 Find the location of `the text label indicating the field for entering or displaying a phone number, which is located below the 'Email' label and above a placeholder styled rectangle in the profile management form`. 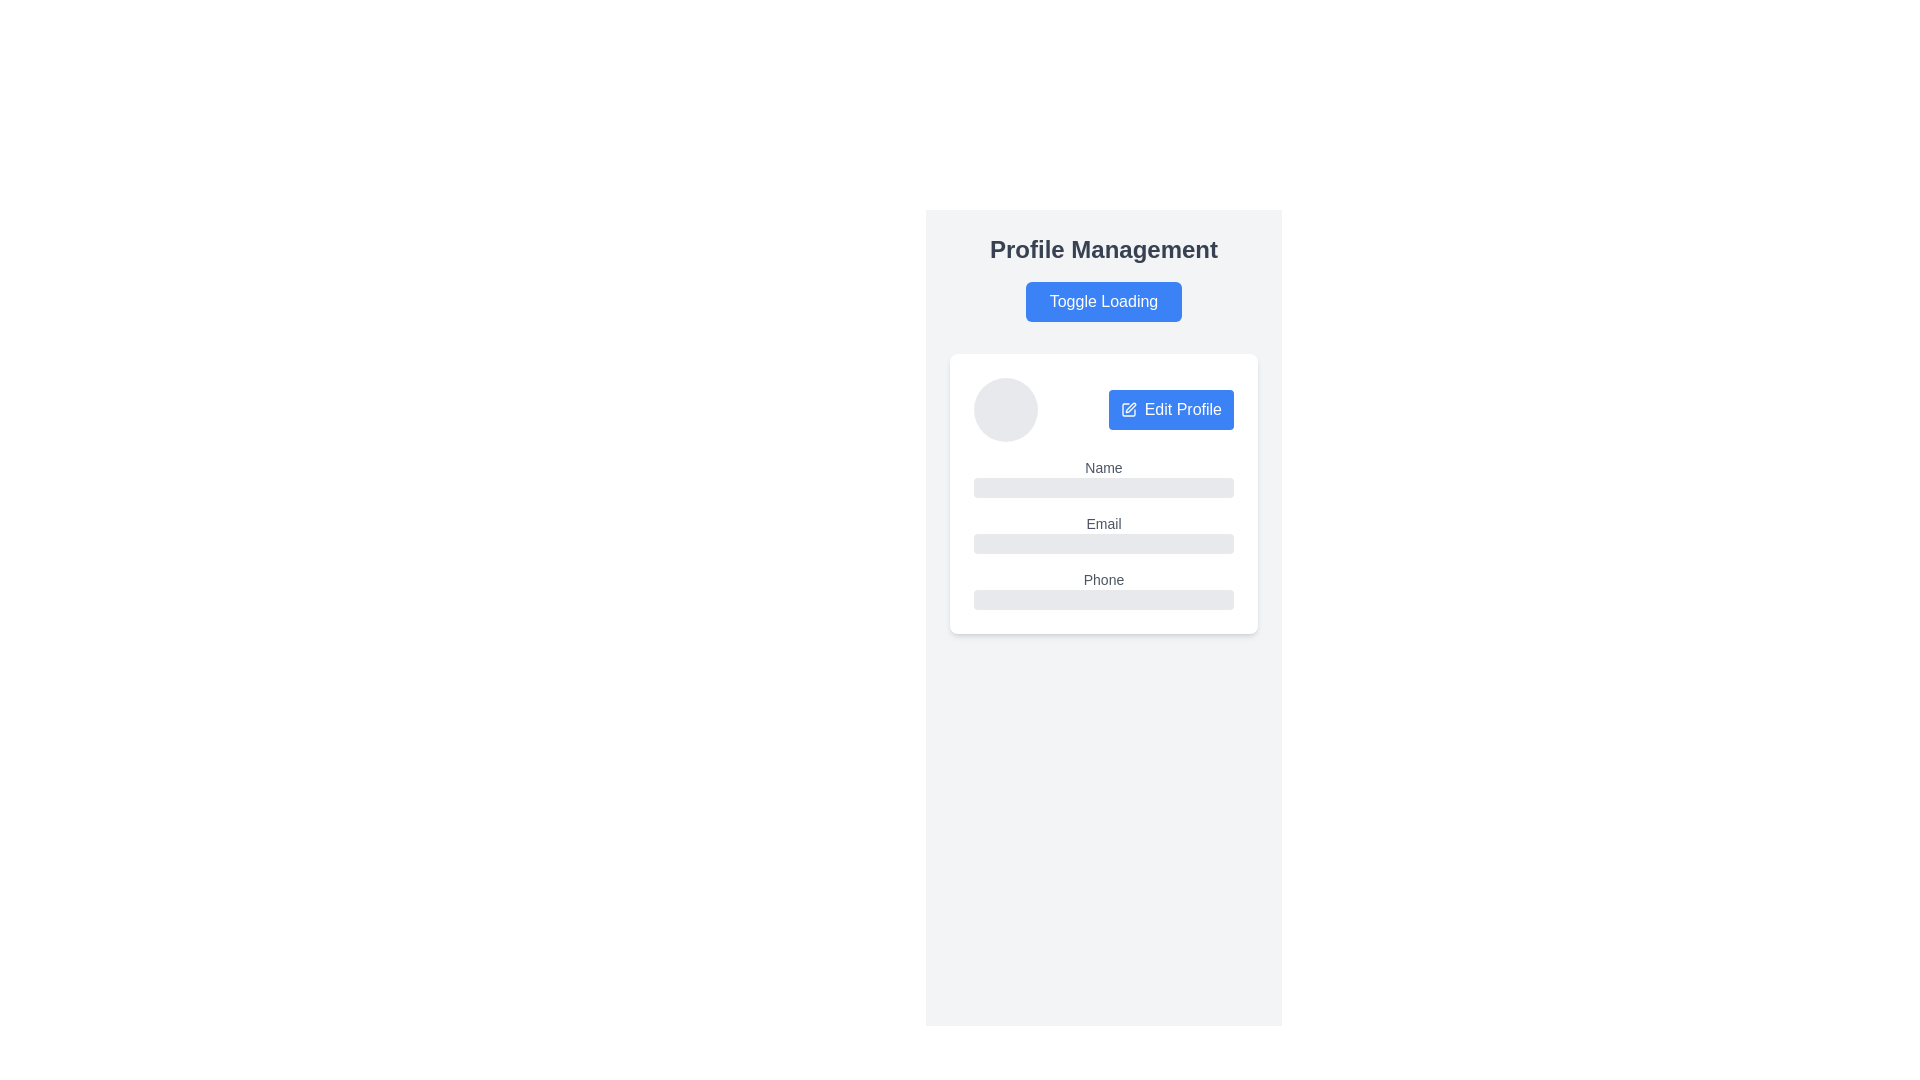

the text label indicating the field for entering or displaying a phone number, which is located below the 'Email' label and above a placeholder styled rectangle in the profile management form is located at coordinates (1103, 579).